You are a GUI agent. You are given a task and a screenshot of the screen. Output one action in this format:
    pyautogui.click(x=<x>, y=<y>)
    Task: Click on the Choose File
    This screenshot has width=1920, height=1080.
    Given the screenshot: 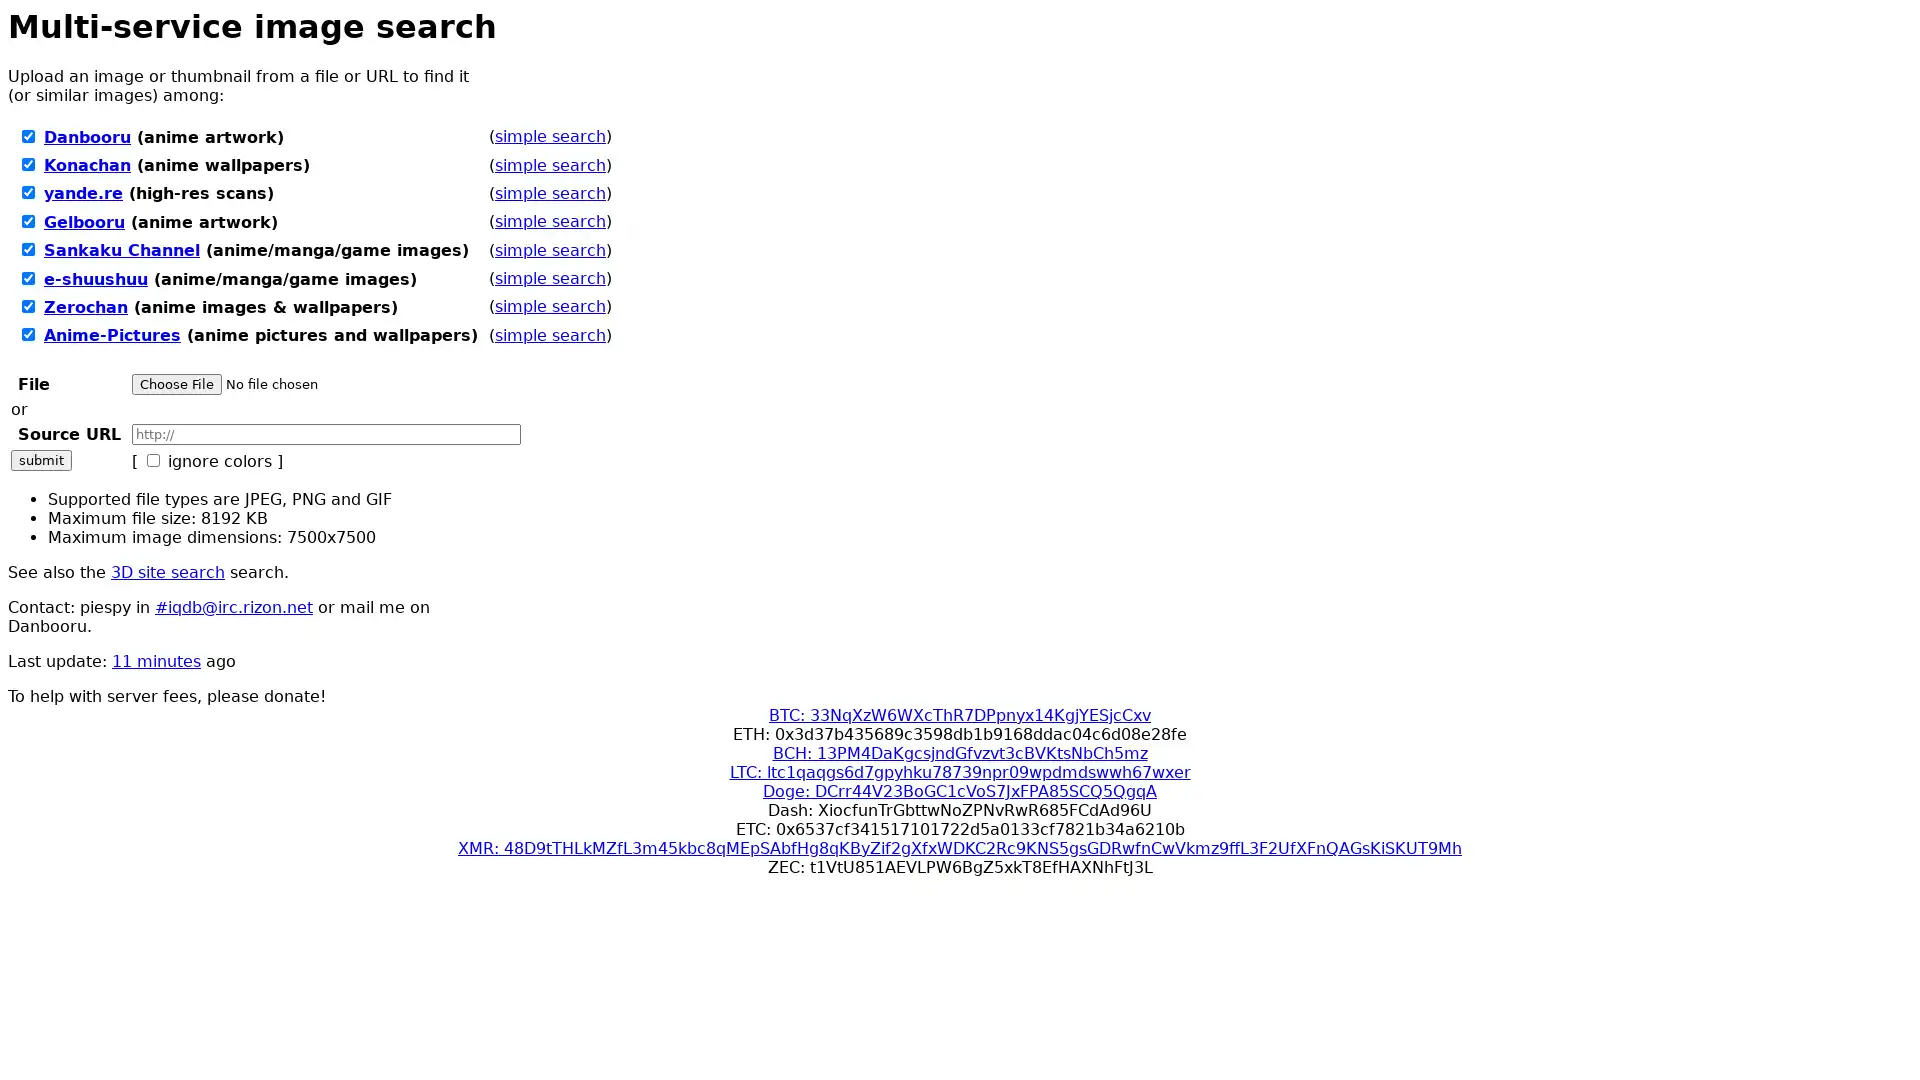 What is the action you would take?
    pyautogui.click(x=177, y=383)
    